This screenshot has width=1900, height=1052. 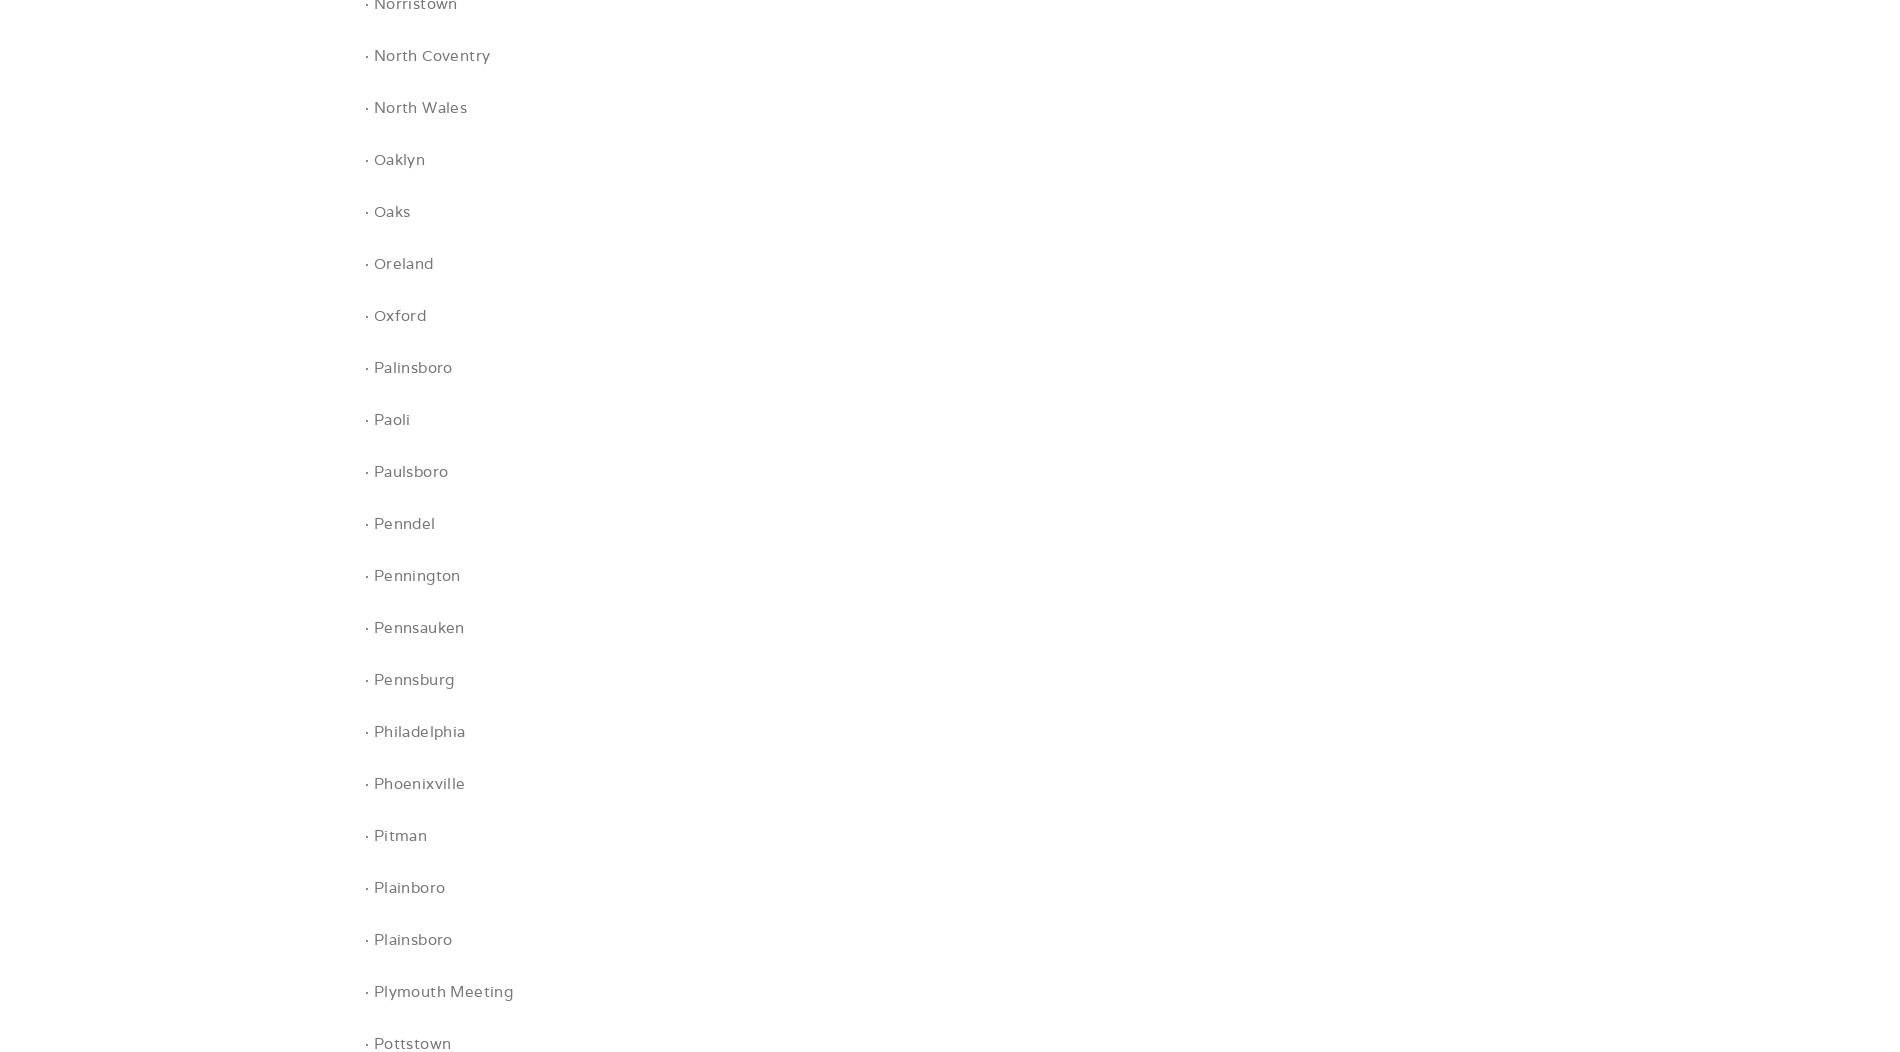 I want to click on '· Pennington', so click(x=411, y=574).